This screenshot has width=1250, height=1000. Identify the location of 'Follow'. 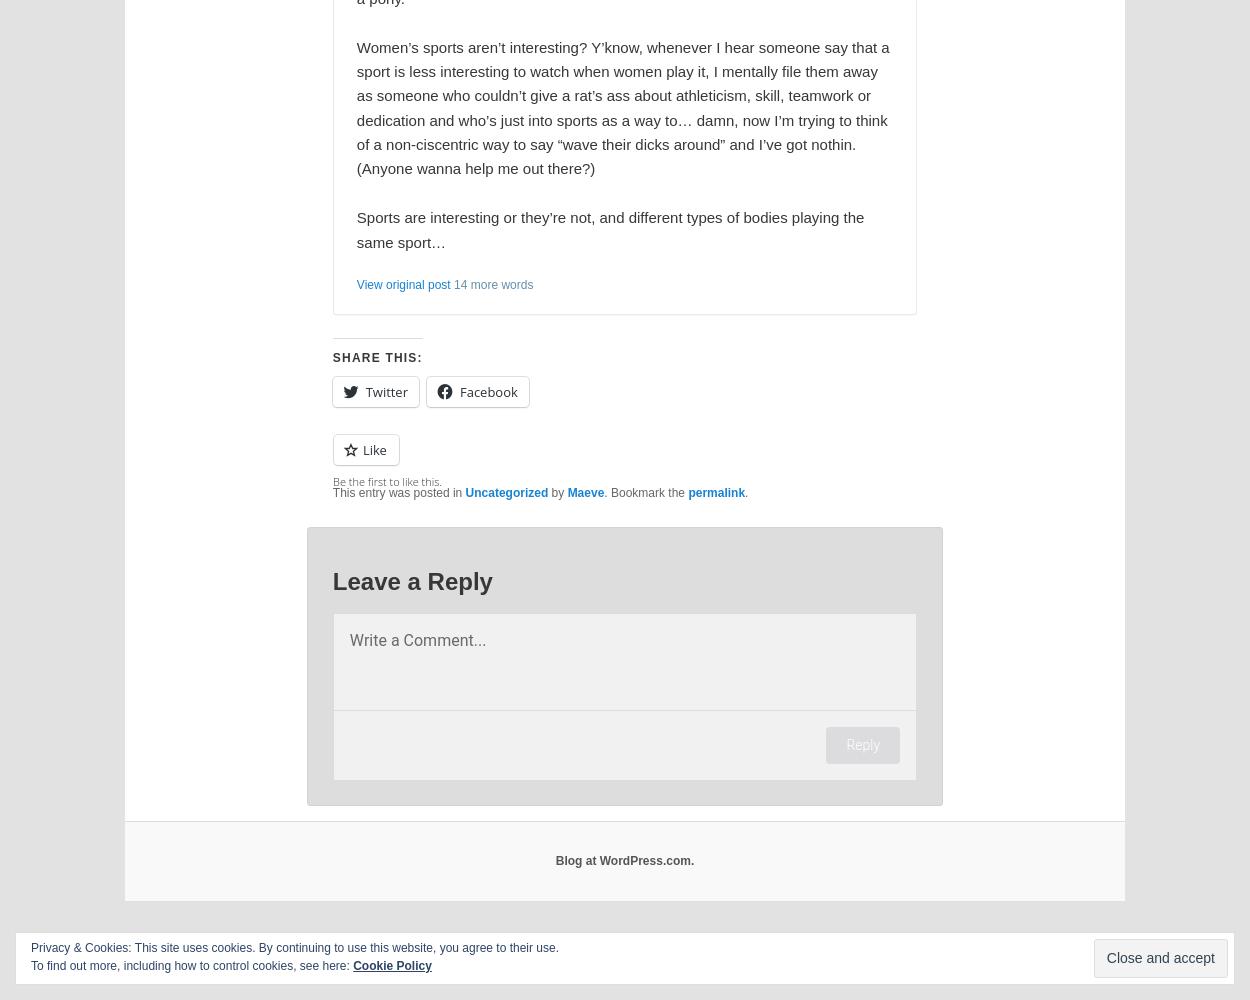
(1150, 971).